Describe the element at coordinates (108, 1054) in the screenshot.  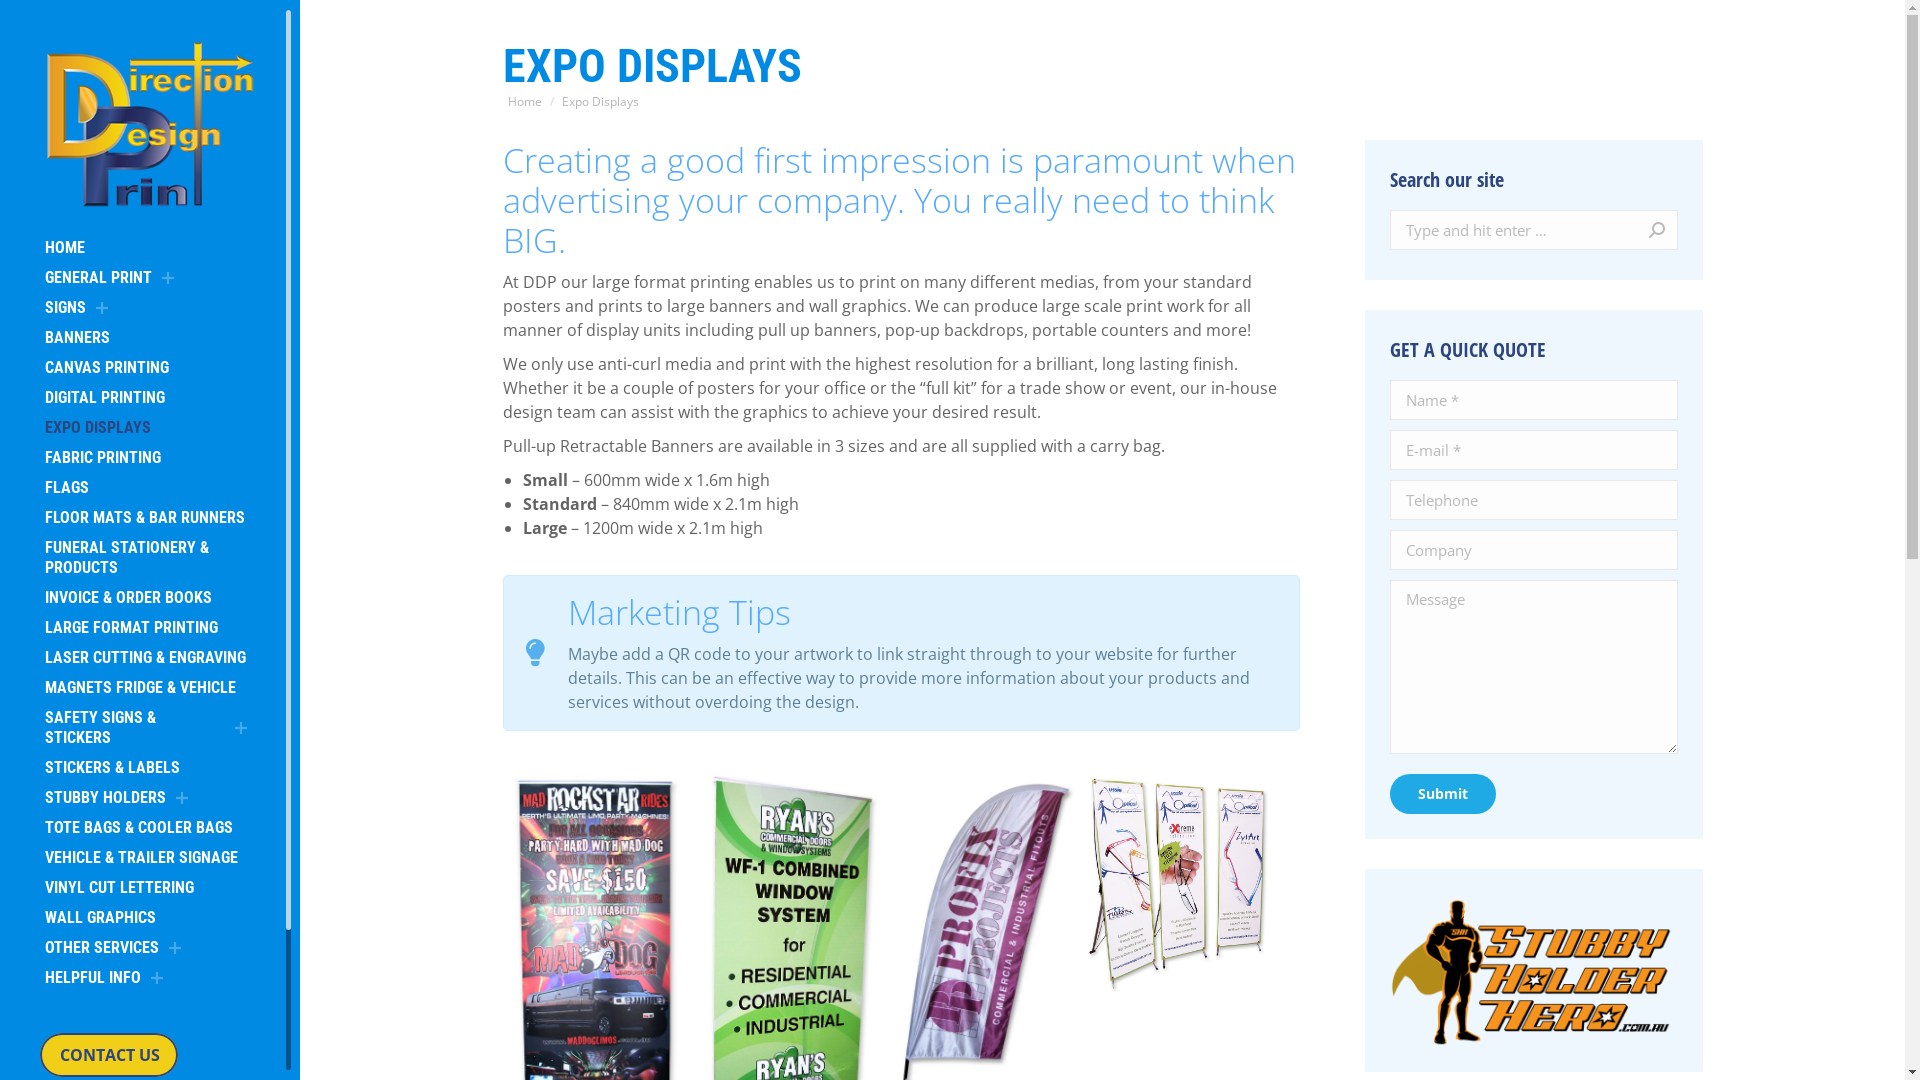
I see `'CONTACT US'` at that location.